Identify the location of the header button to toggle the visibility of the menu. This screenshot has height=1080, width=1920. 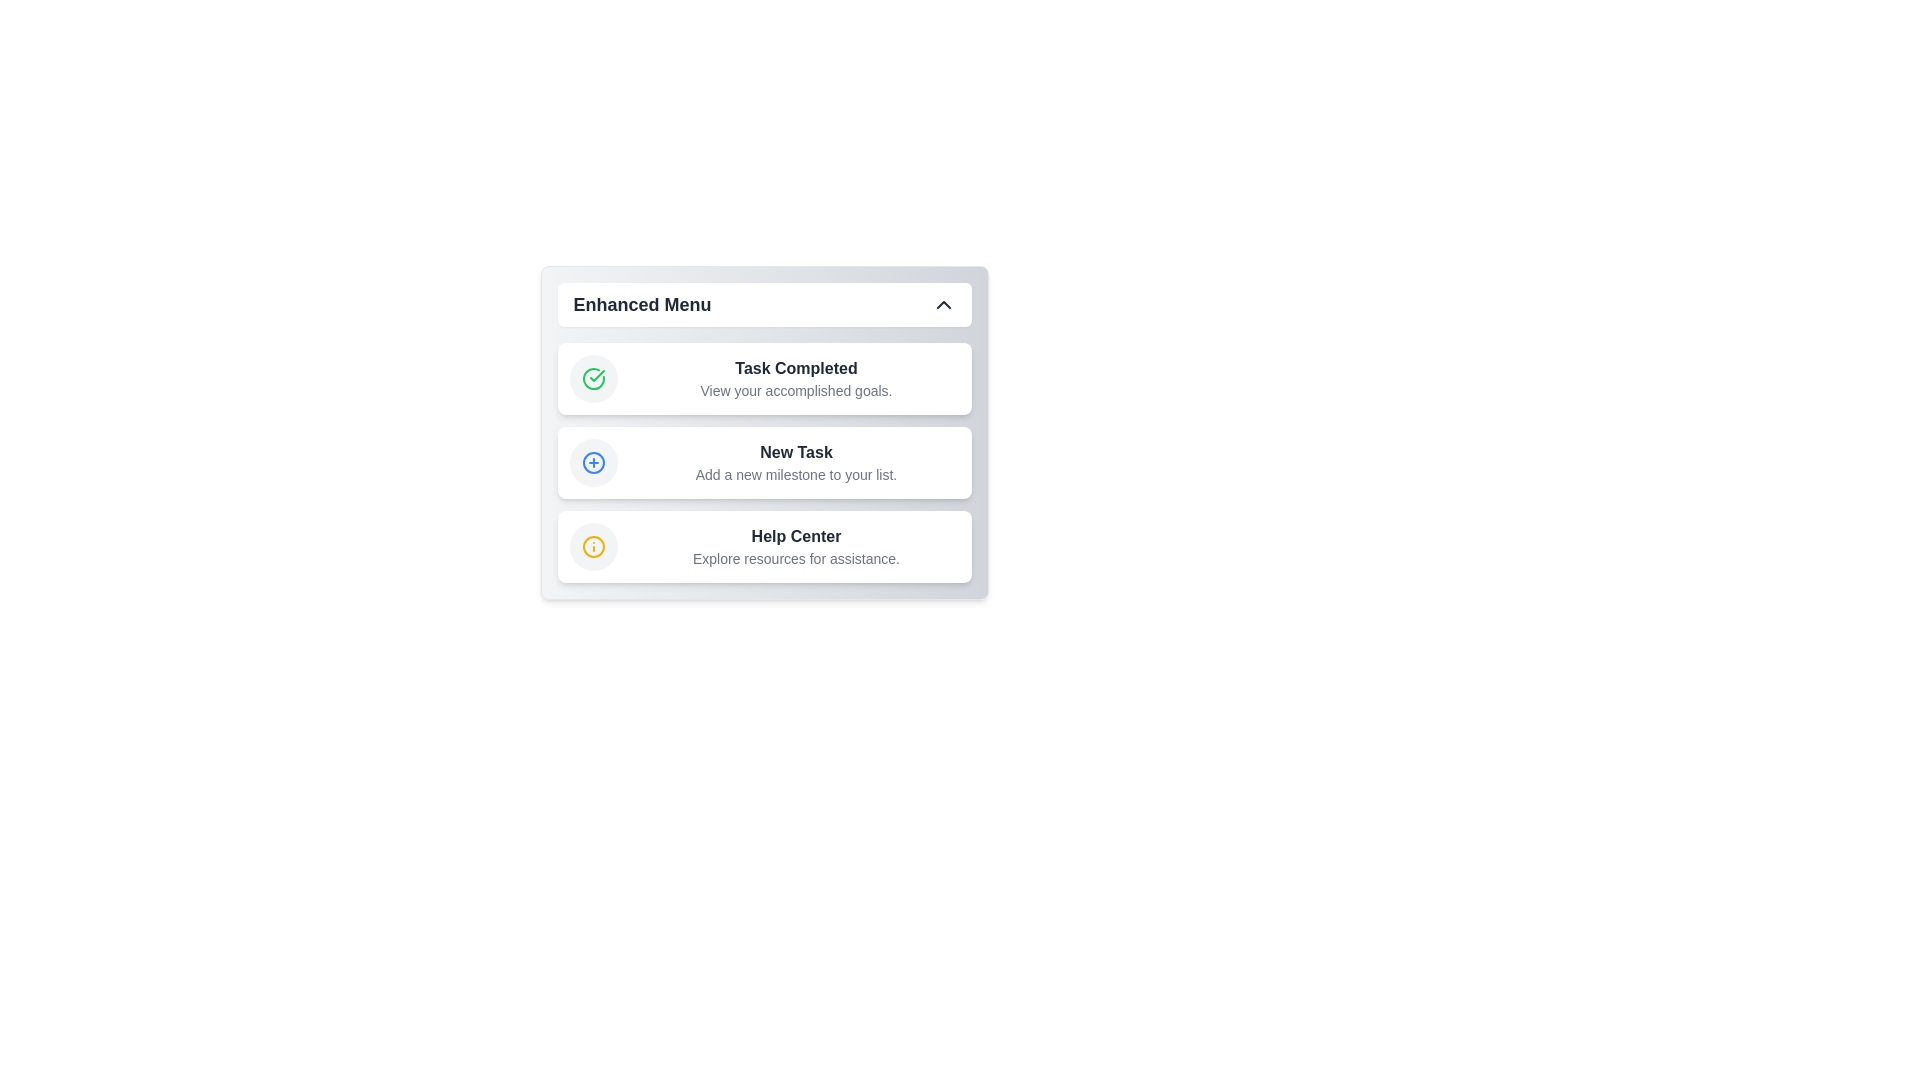
(763, 304).